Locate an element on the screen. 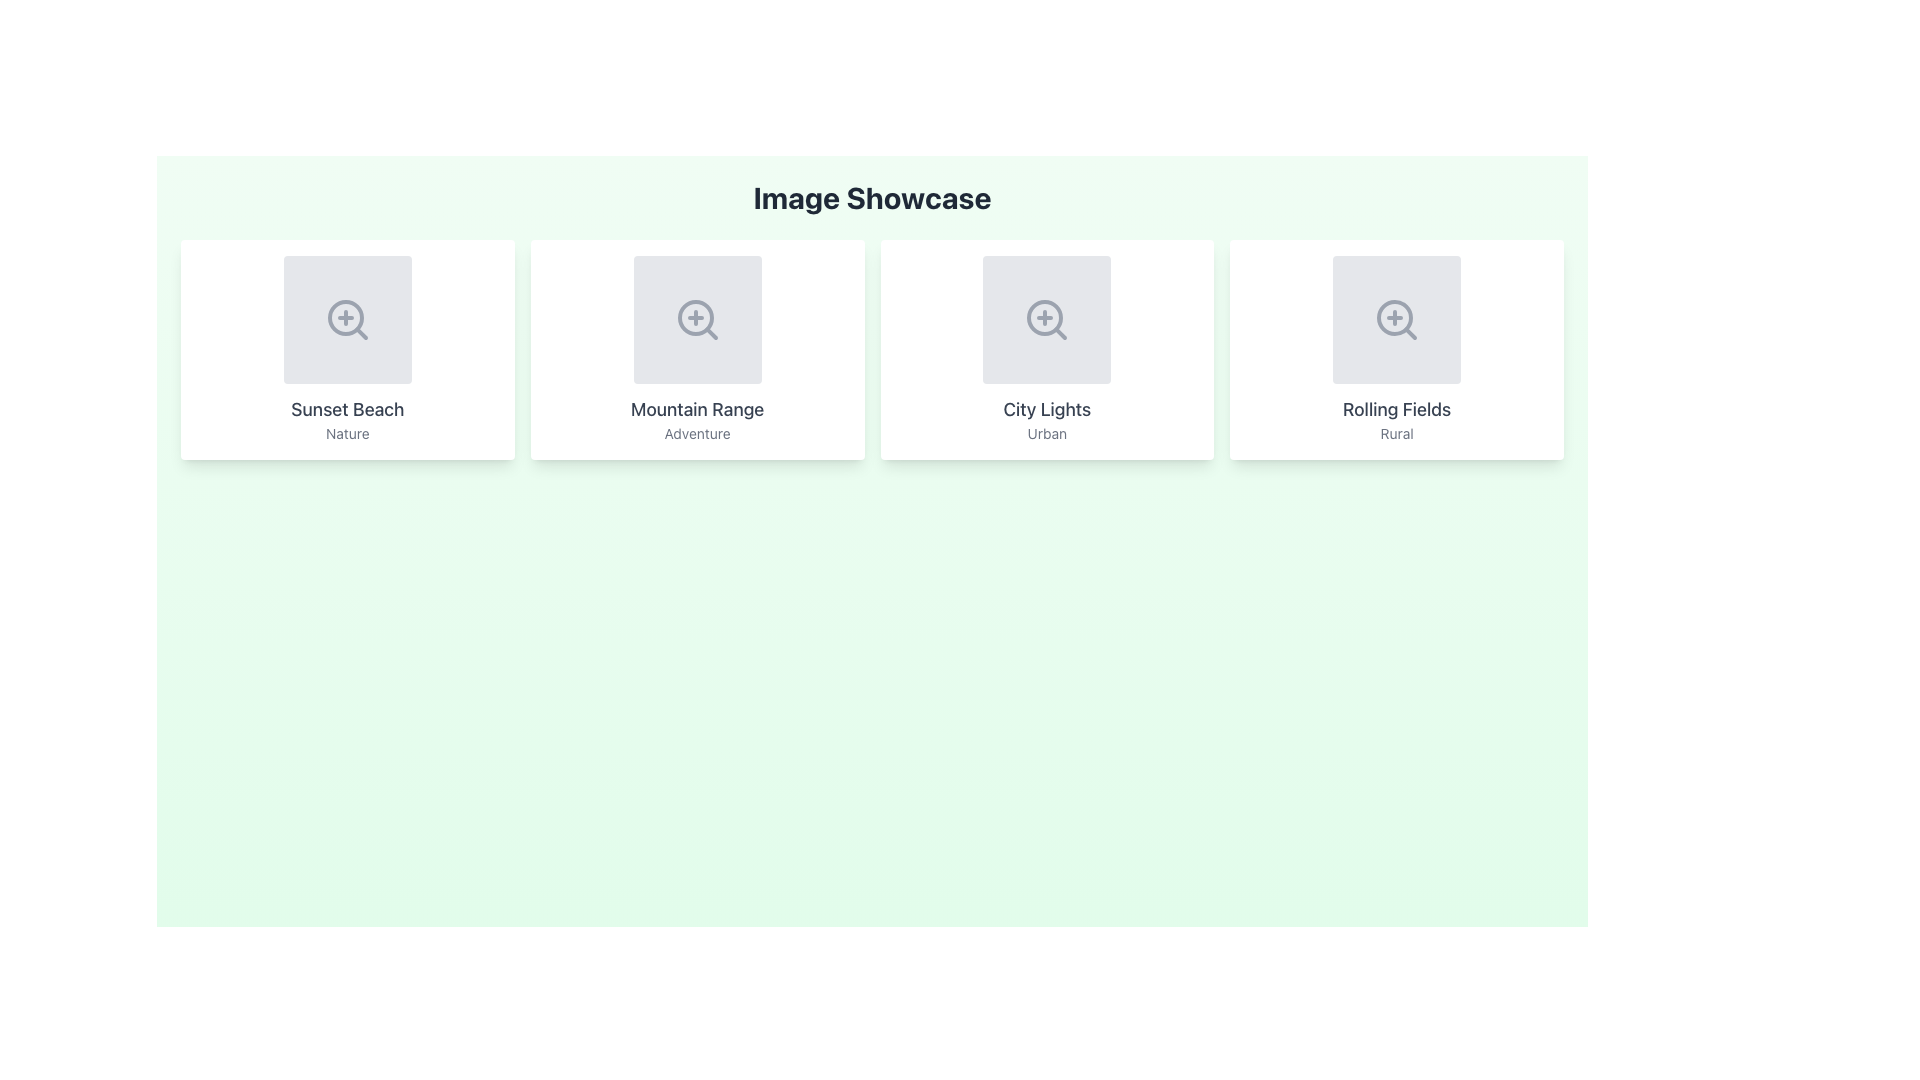  the circular graphical component that forms the middle part of the '+' symbol within the zoom-in icon, located above the text 'Sunset Beach' and its subtitle 'Nature' is located at coordinates (345, 316).